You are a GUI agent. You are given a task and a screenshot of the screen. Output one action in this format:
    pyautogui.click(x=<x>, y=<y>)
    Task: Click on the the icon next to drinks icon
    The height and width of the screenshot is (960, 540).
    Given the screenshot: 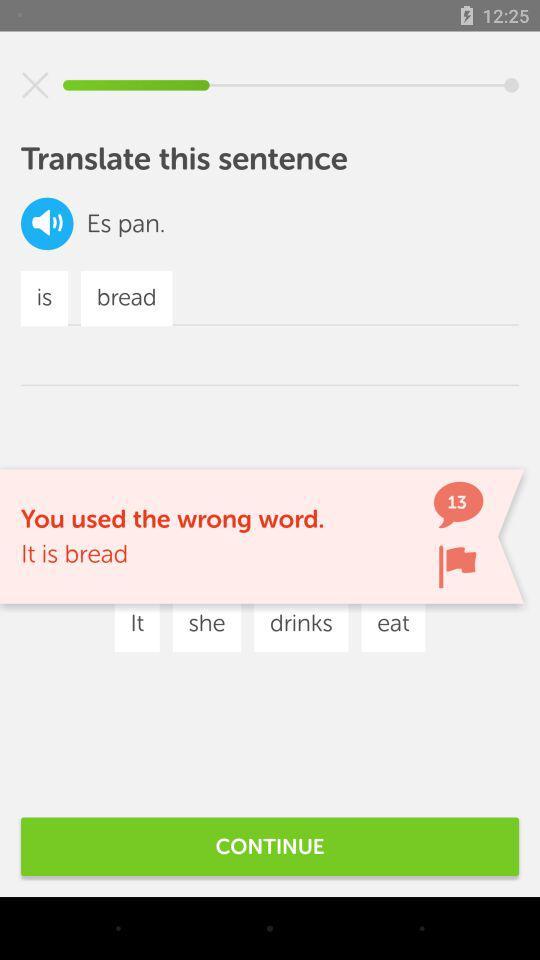 What is the action you would take?
    pyautogui.click(x=393, y=623)
    